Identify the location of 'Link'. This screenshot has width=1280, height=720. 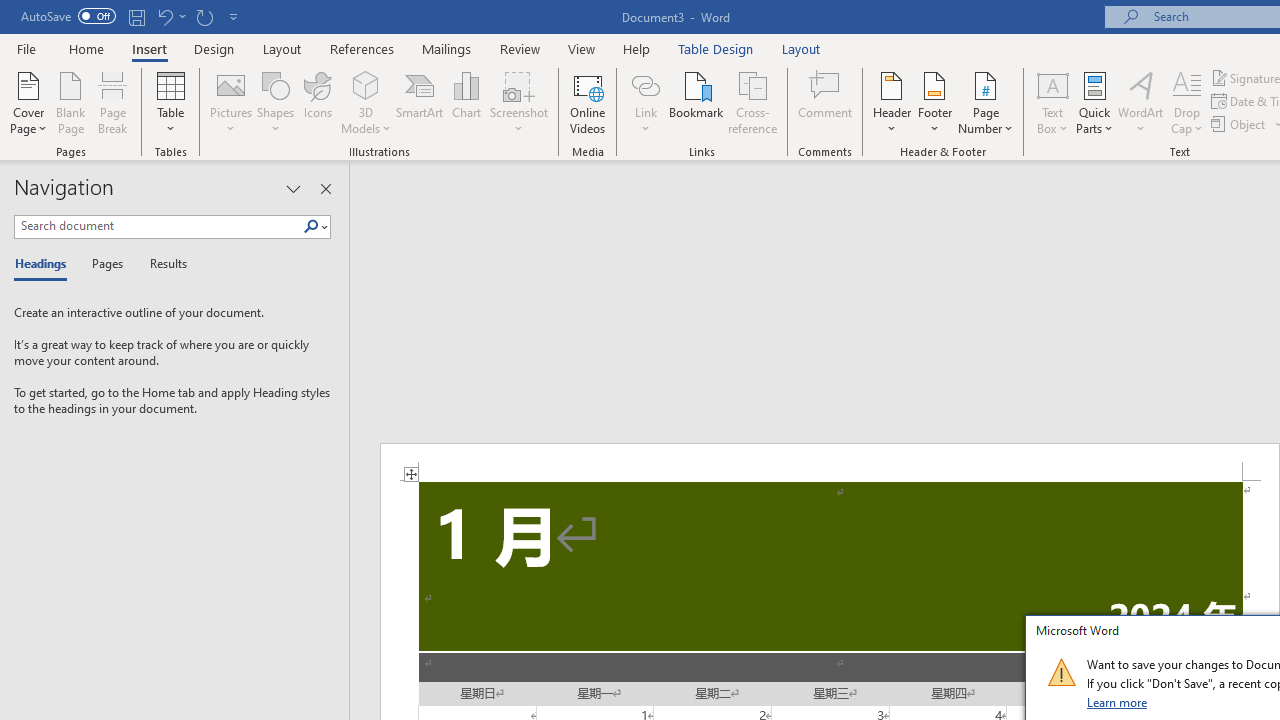
(645, 84).